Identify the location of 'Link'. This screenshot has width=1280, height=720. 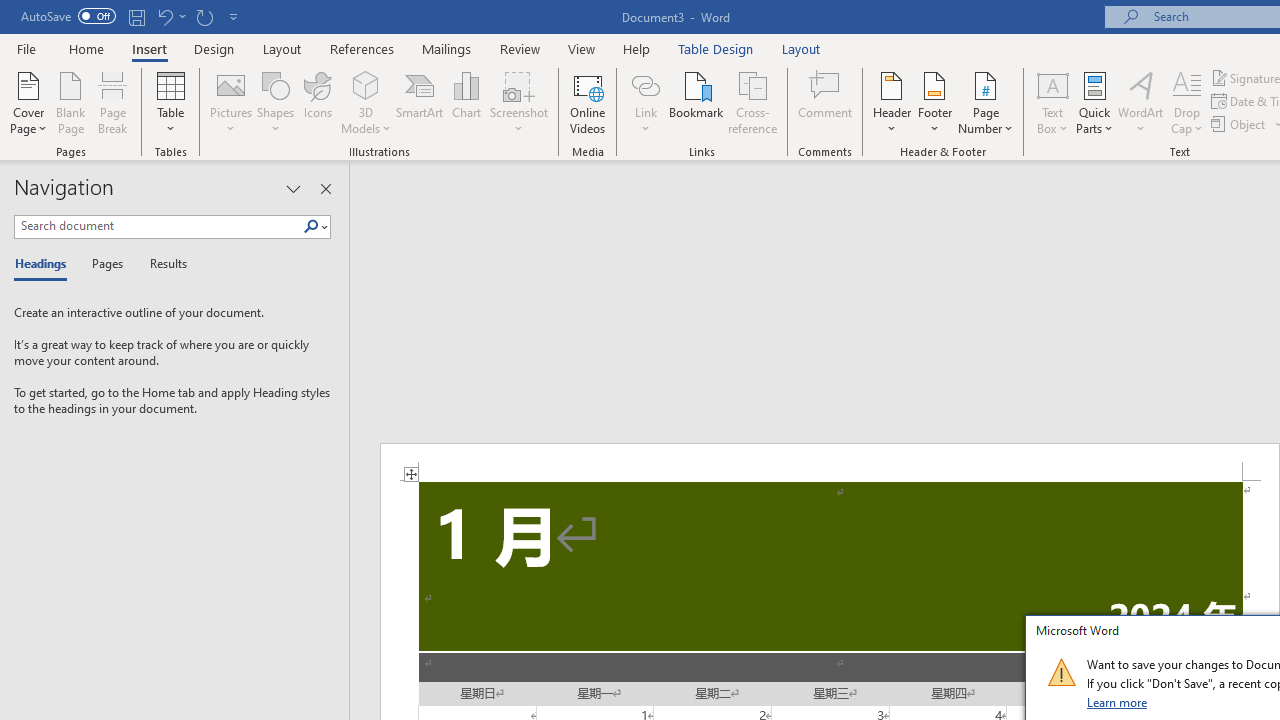
(645, 84).